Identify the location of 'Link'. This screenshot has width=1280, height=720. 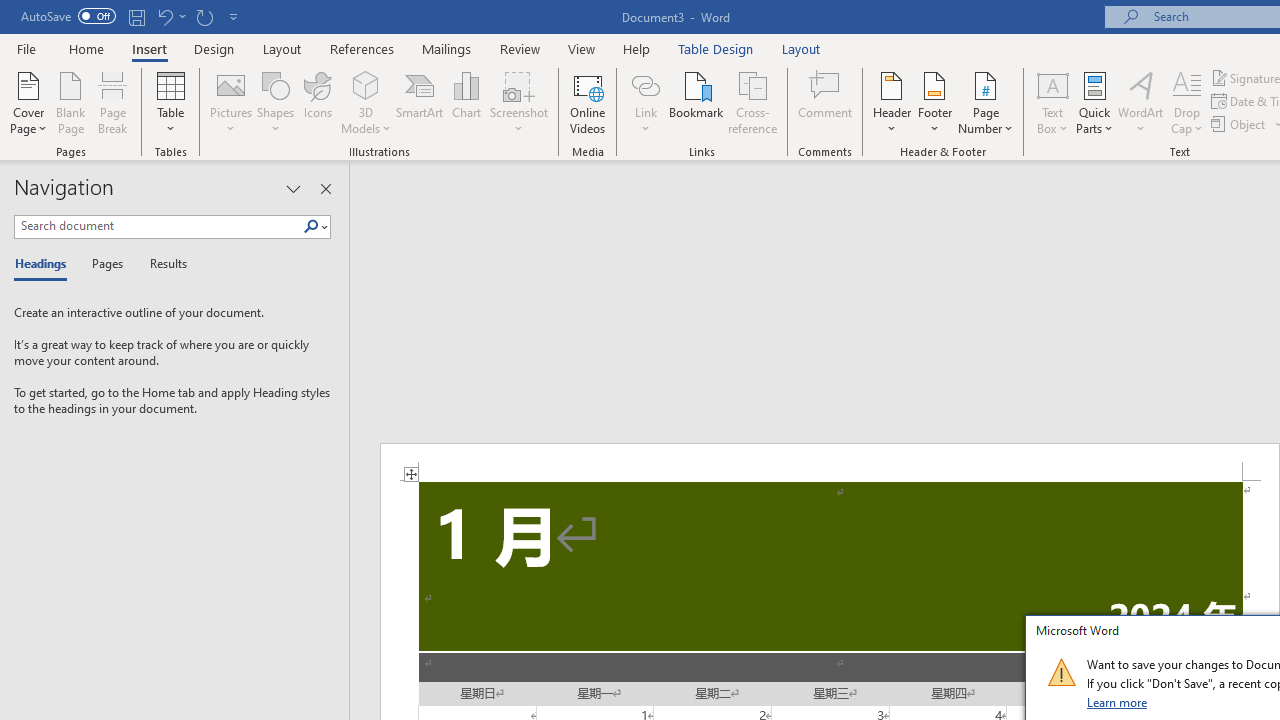
(645, 84).